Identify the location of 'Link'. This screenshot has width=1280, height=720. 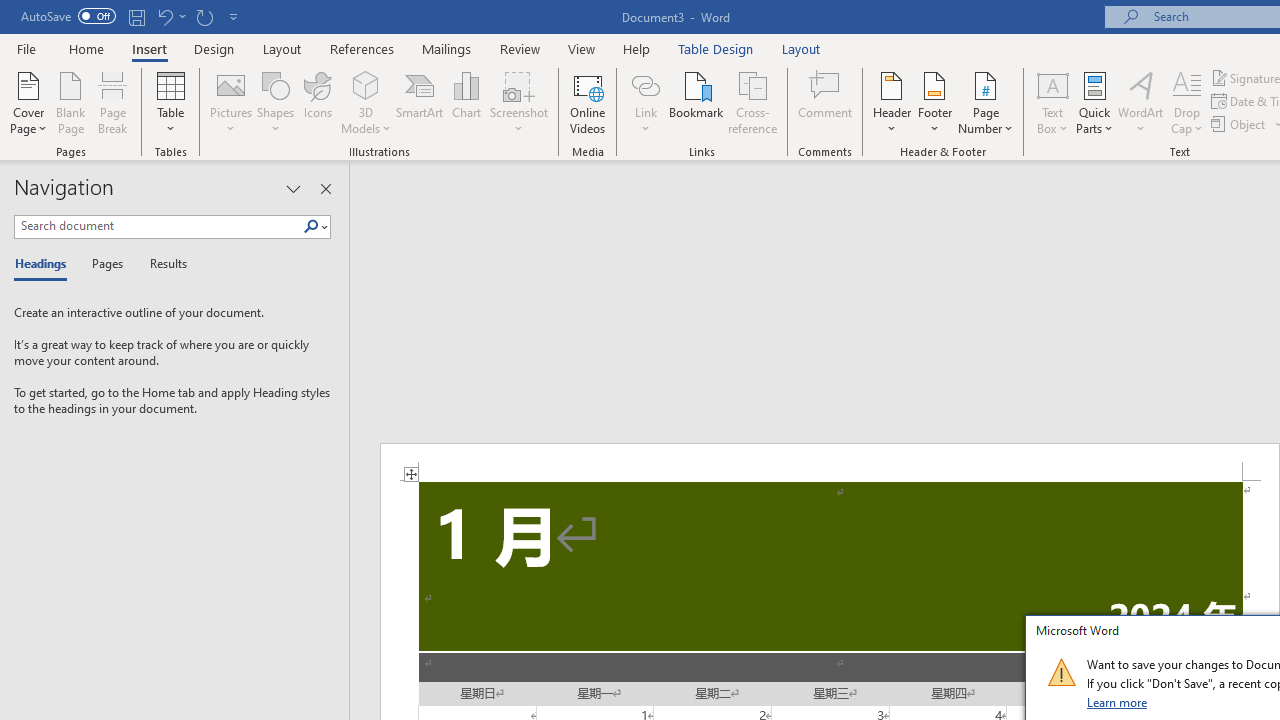
(645, 84).